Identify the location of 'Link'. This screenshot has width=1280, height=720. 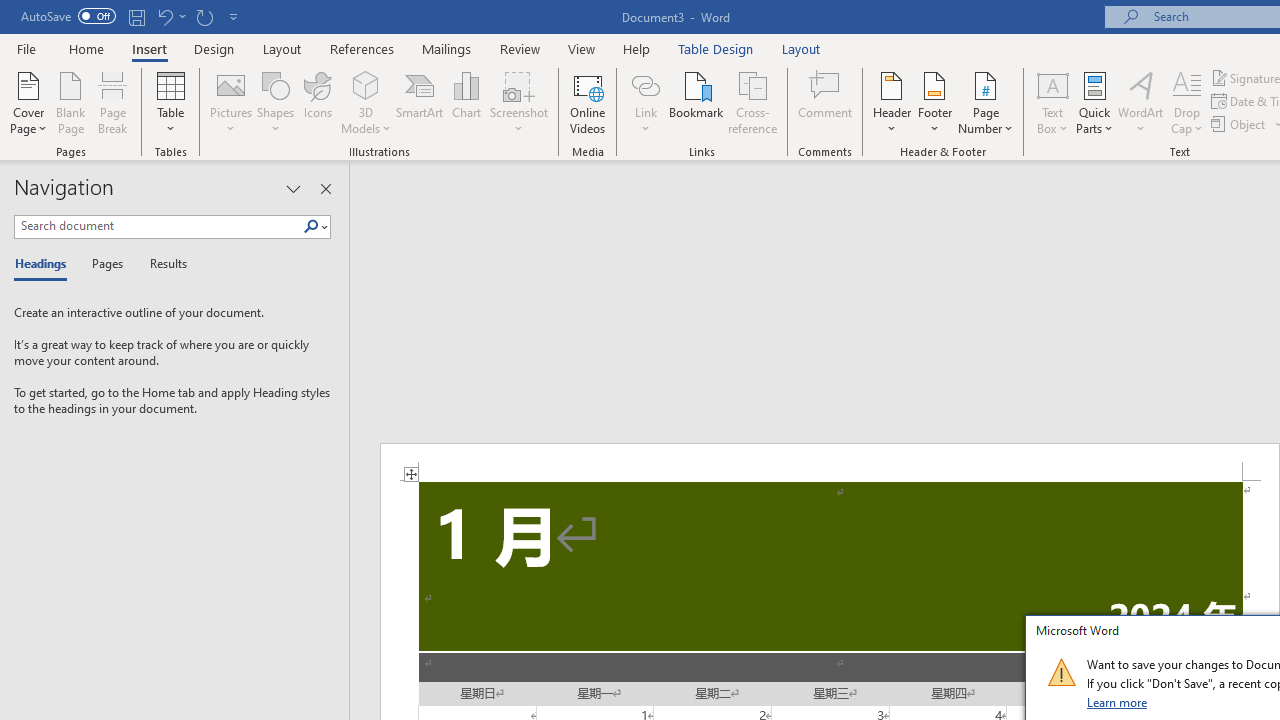
(645, 84).